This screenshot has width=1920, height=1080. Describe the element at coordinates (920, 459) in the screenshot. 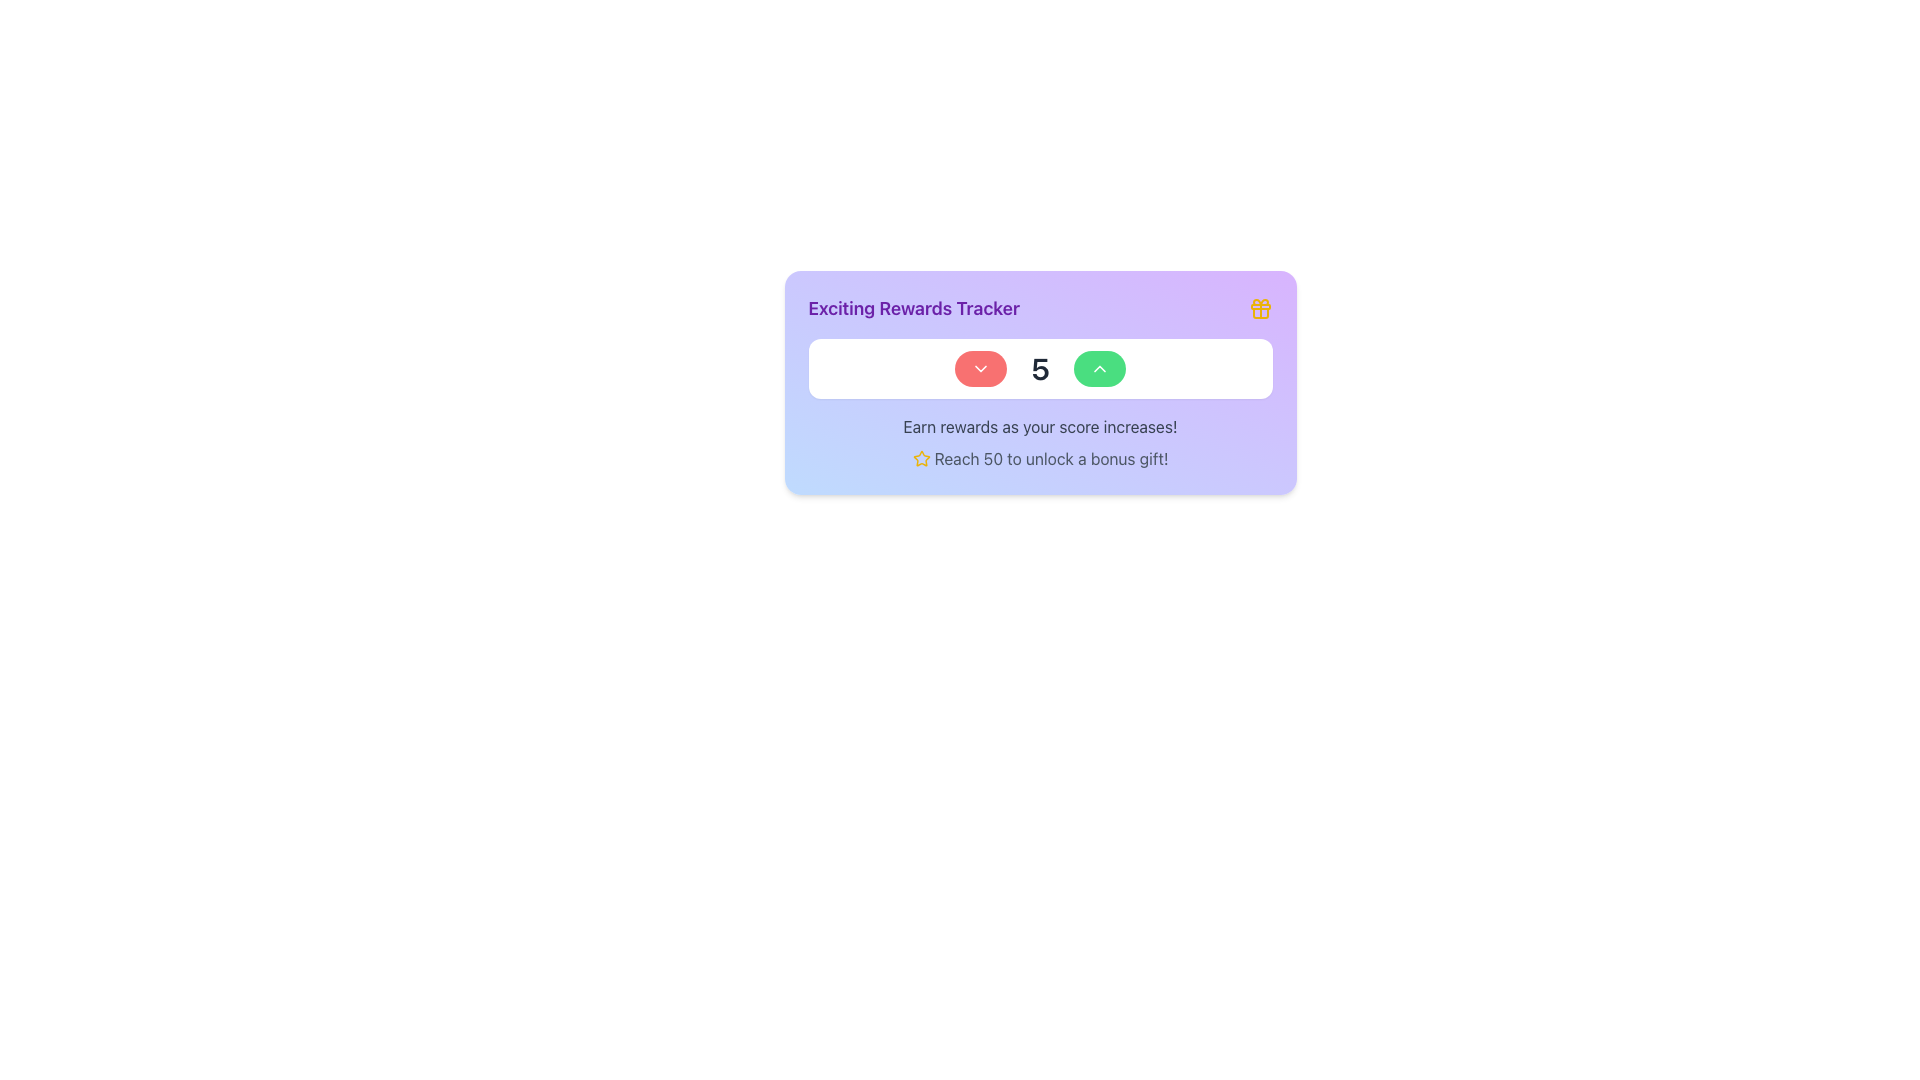

I see `the decorative star-shaped icon with a yellow outline, located to the left of the text 'Reach 50 to unlock a bonus gift!'` at that location.